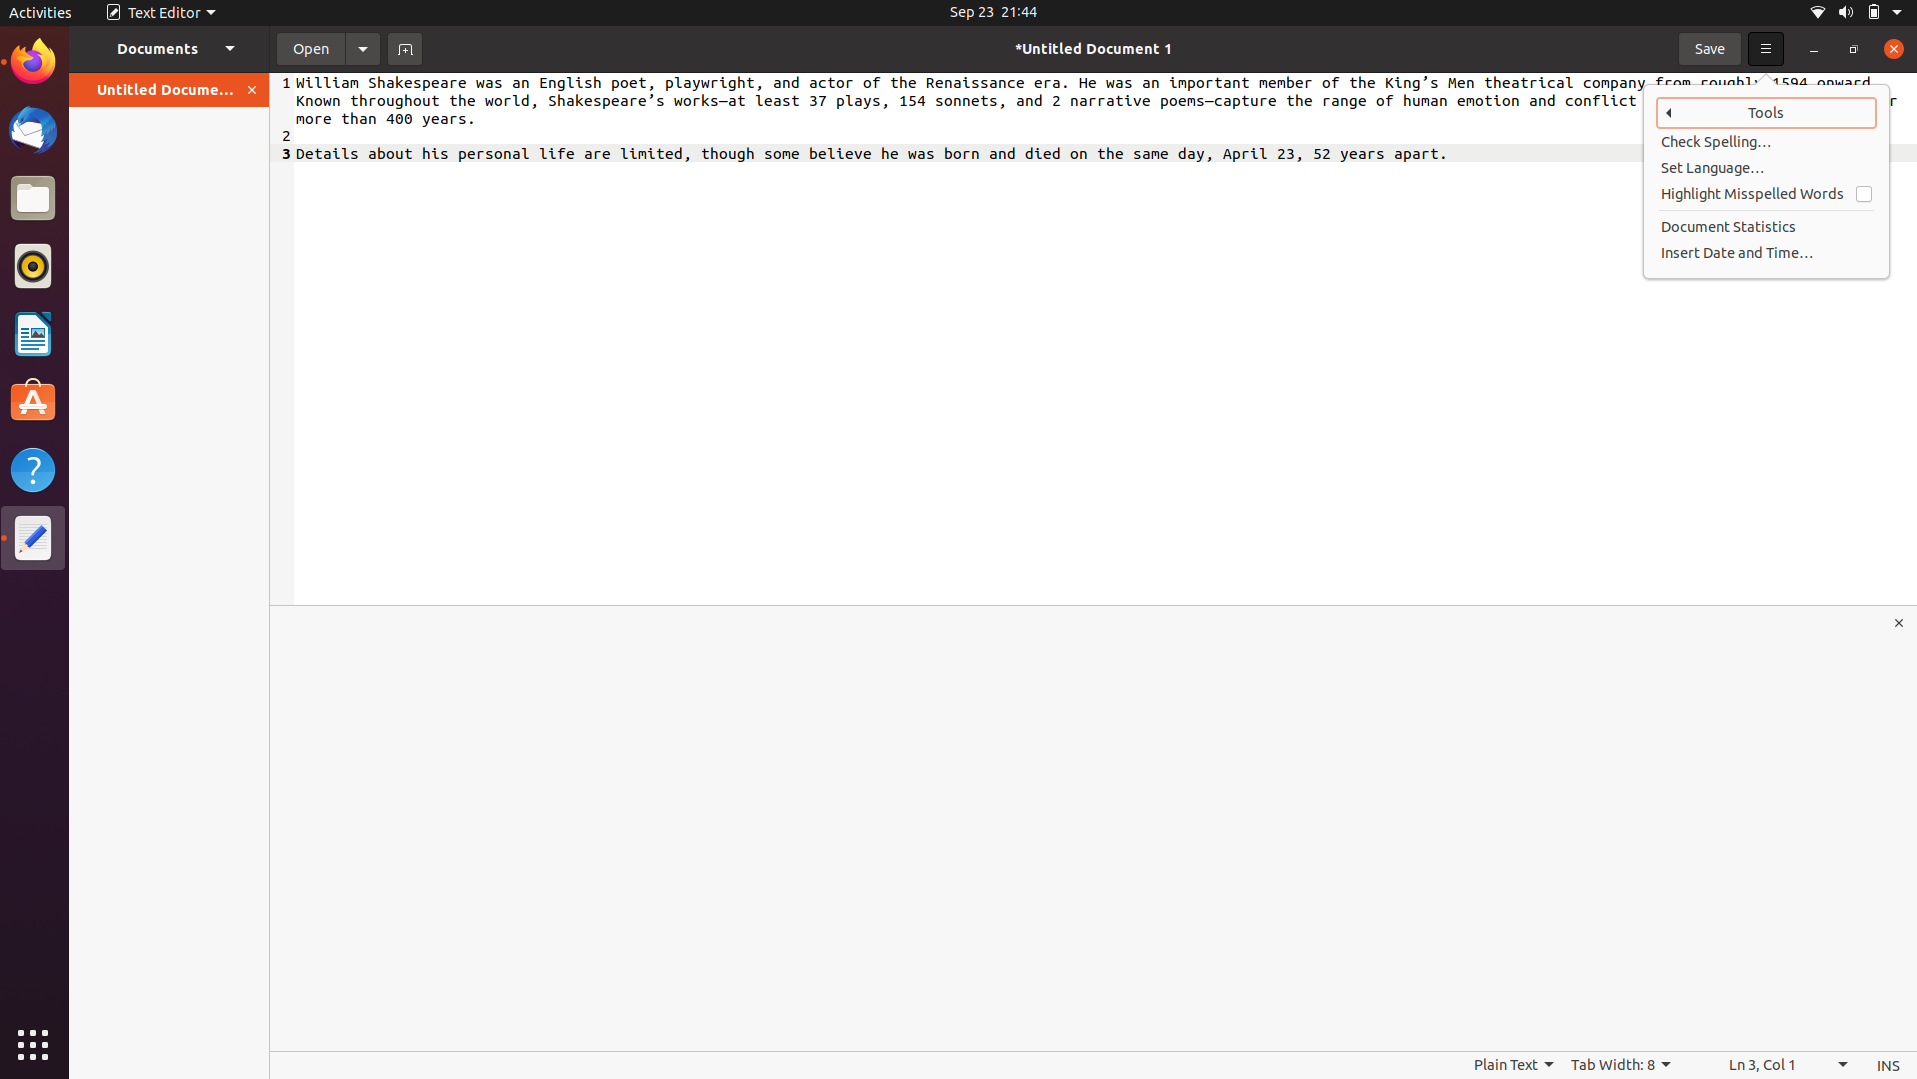  What do you see at coordinates (1900, 622) in the screenshot?
I see `Increase the size of the editor` at bounding box center [1900, 622].